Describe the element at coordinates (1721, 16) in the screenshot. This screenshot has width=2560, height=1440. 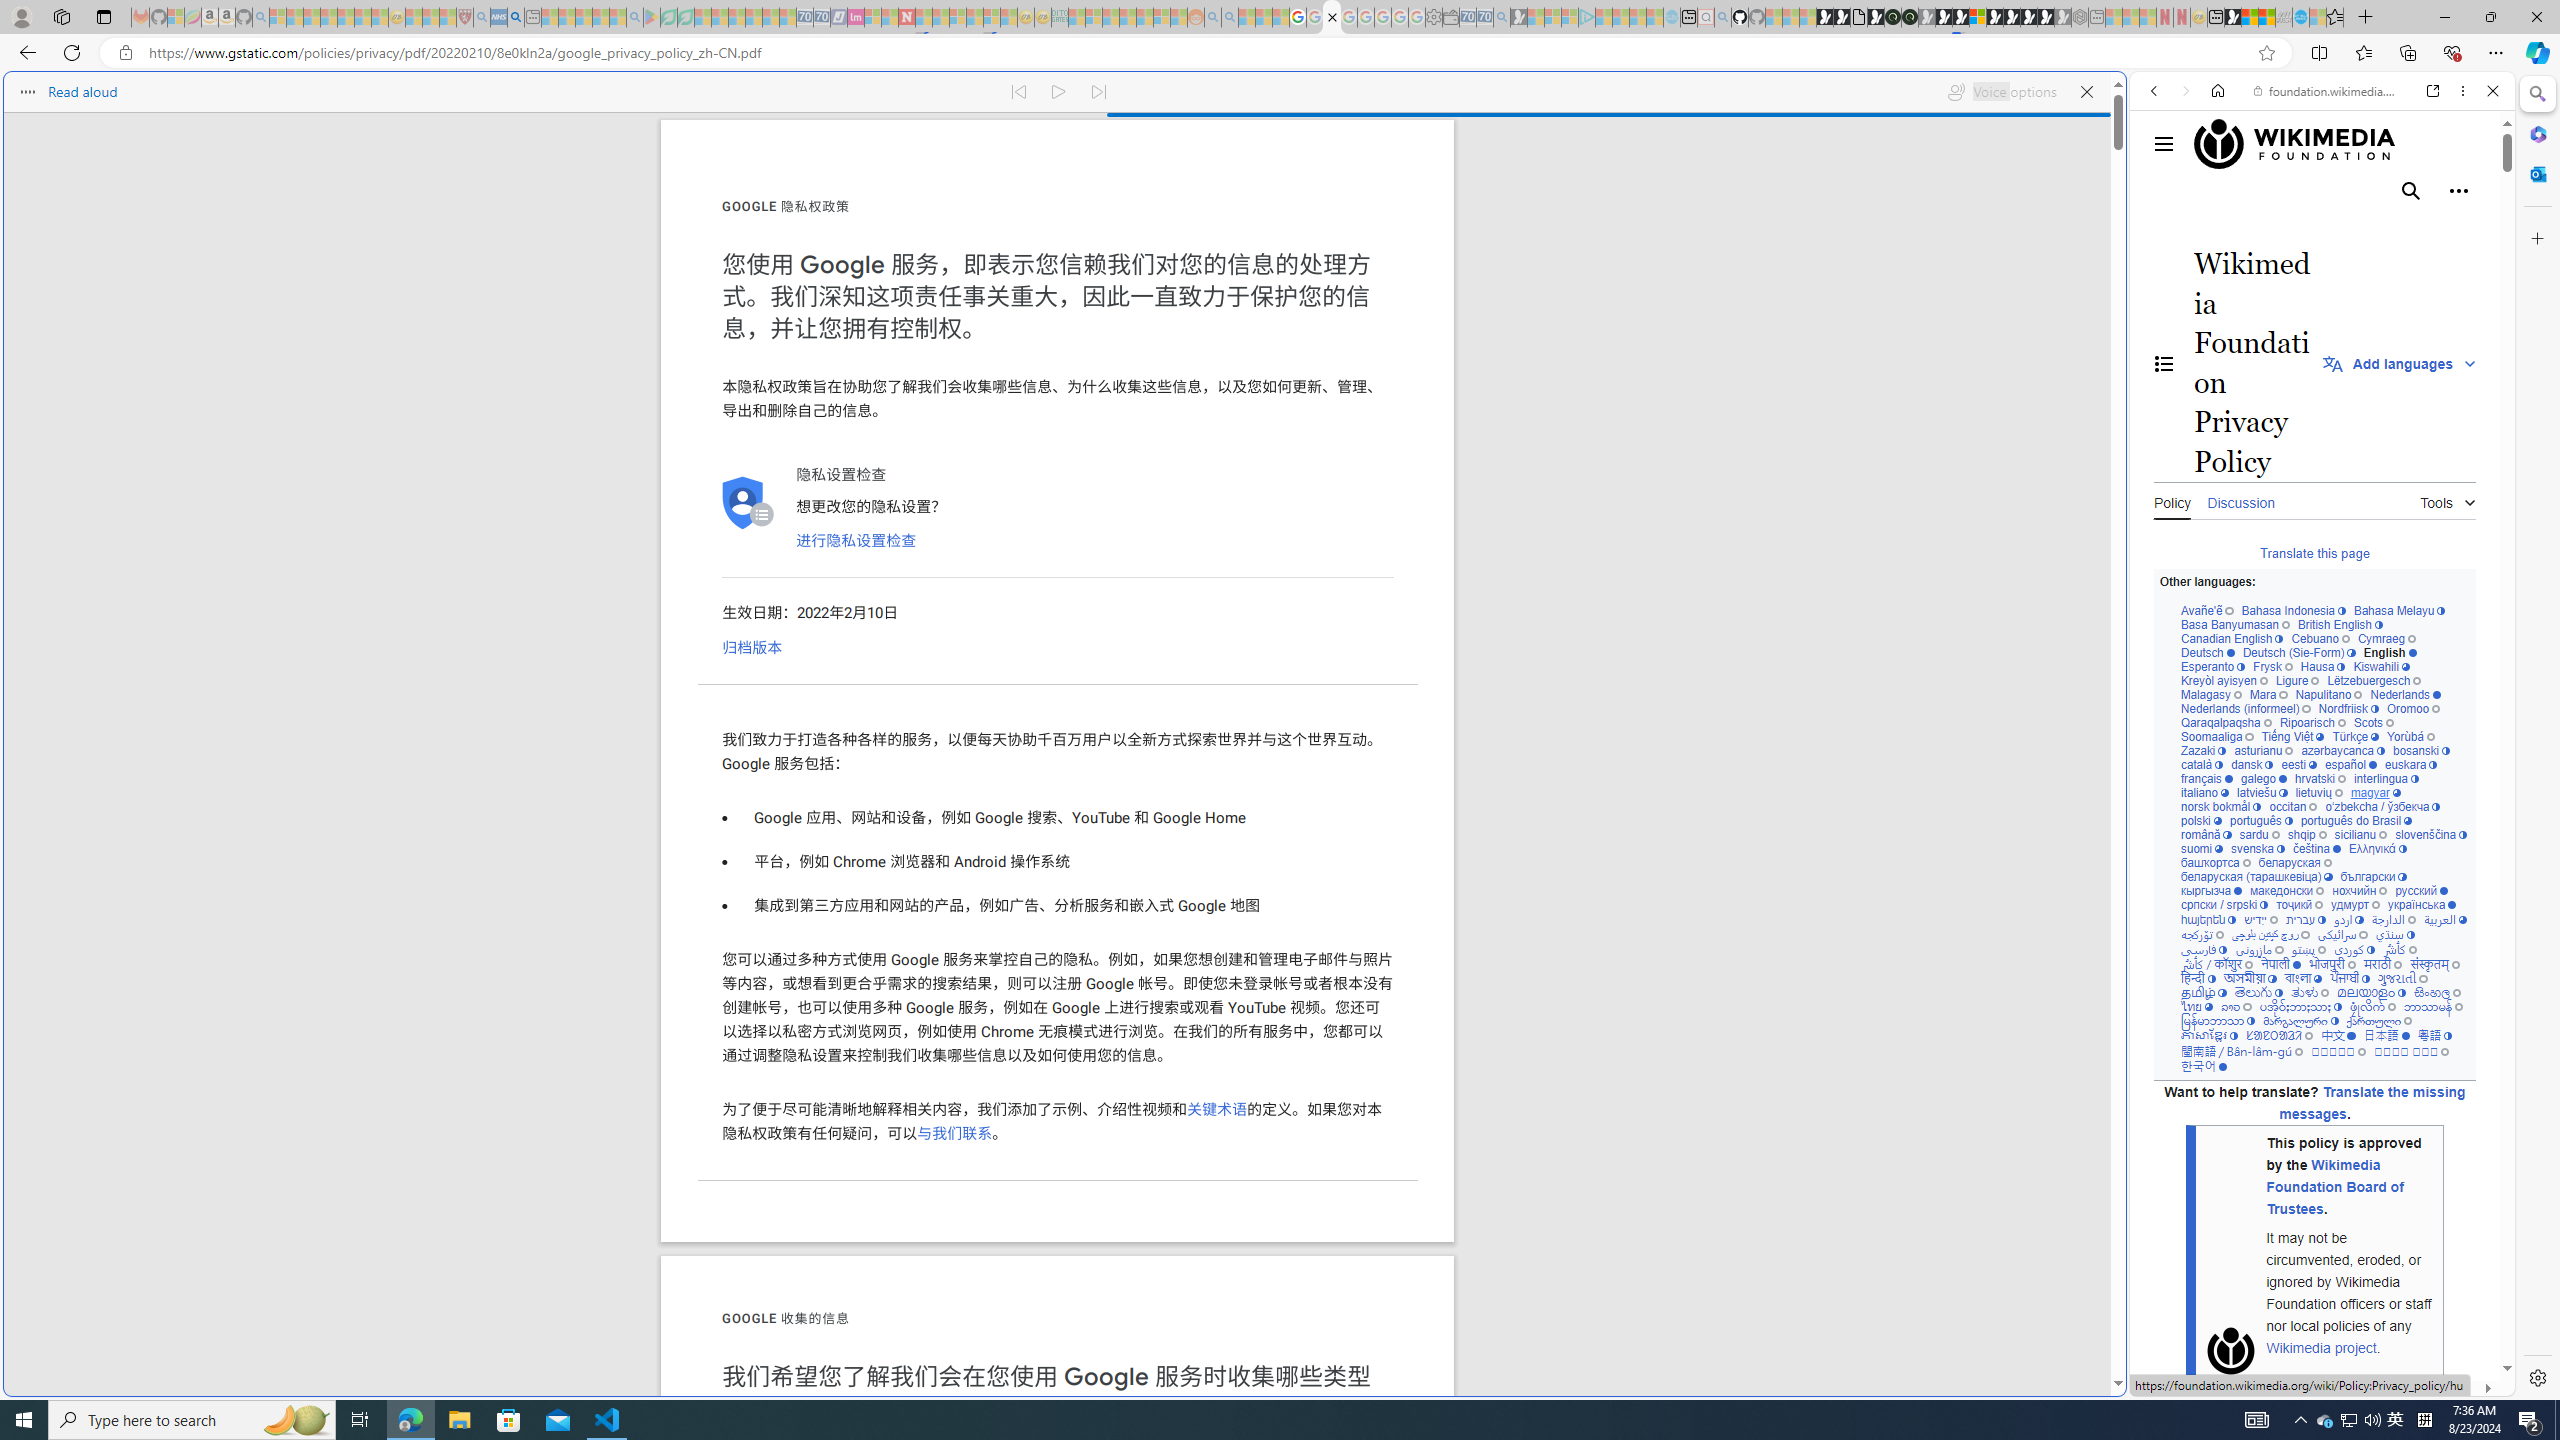
I see `'github - Search - Sleeping'` at that location.